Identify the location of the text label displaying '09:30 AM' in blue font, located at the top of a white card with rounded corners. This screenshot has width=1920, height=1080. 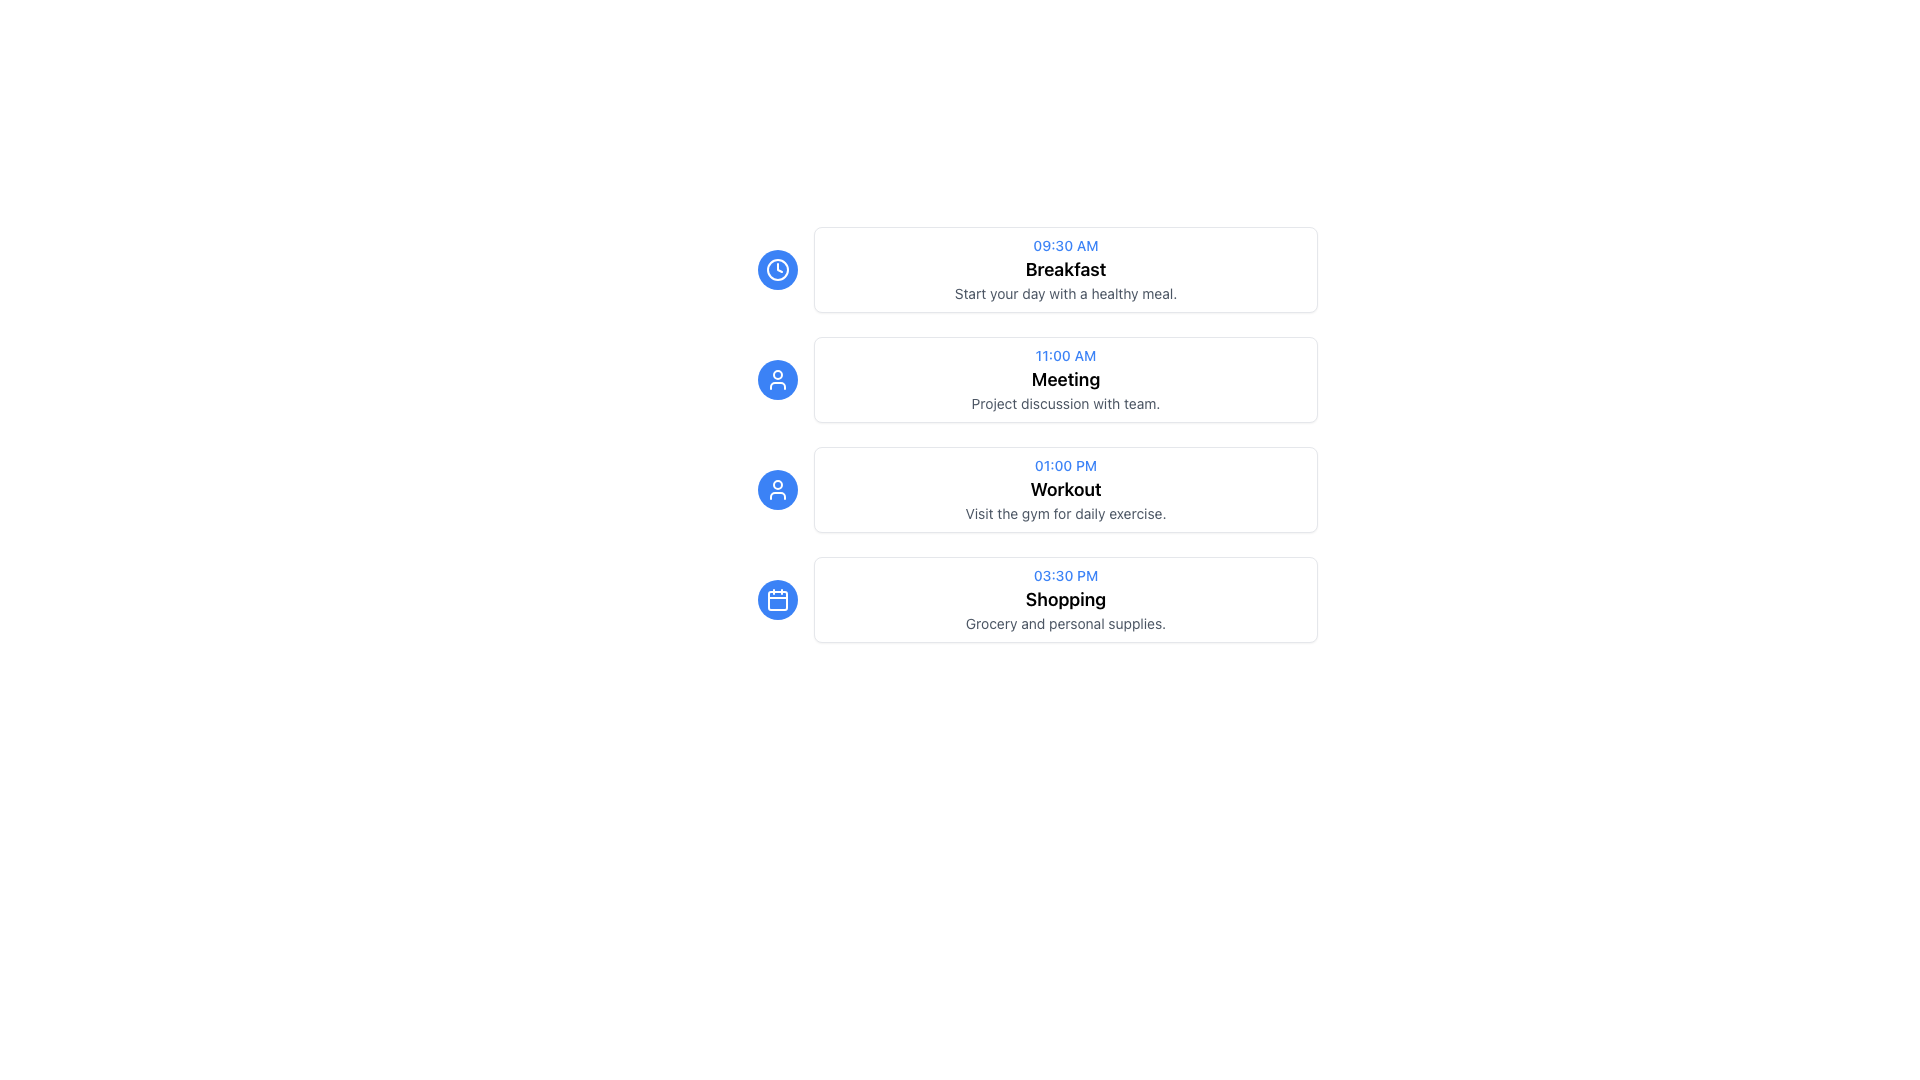
(1064, 245).